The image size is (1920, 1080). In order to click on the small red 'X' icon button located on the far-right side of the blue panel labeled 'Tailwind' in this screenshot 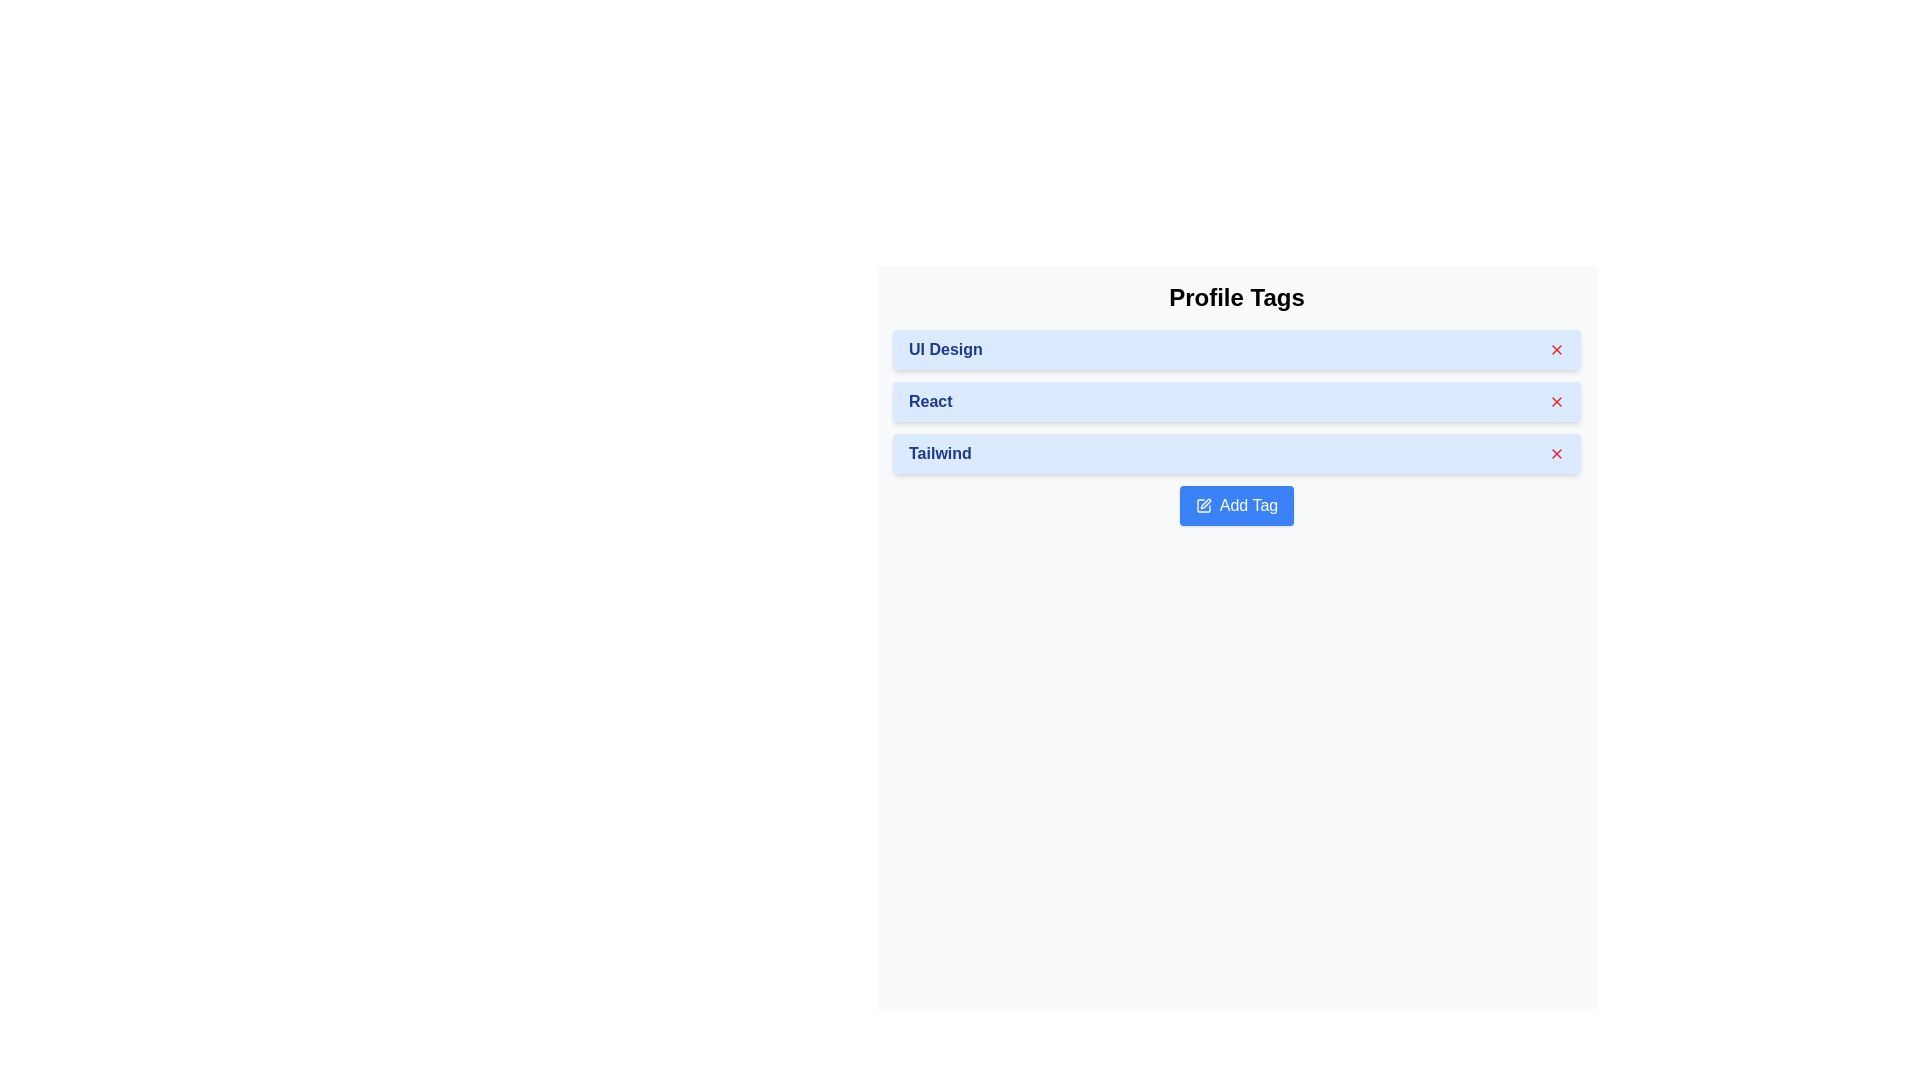, I will do `click(1555, 454)`.